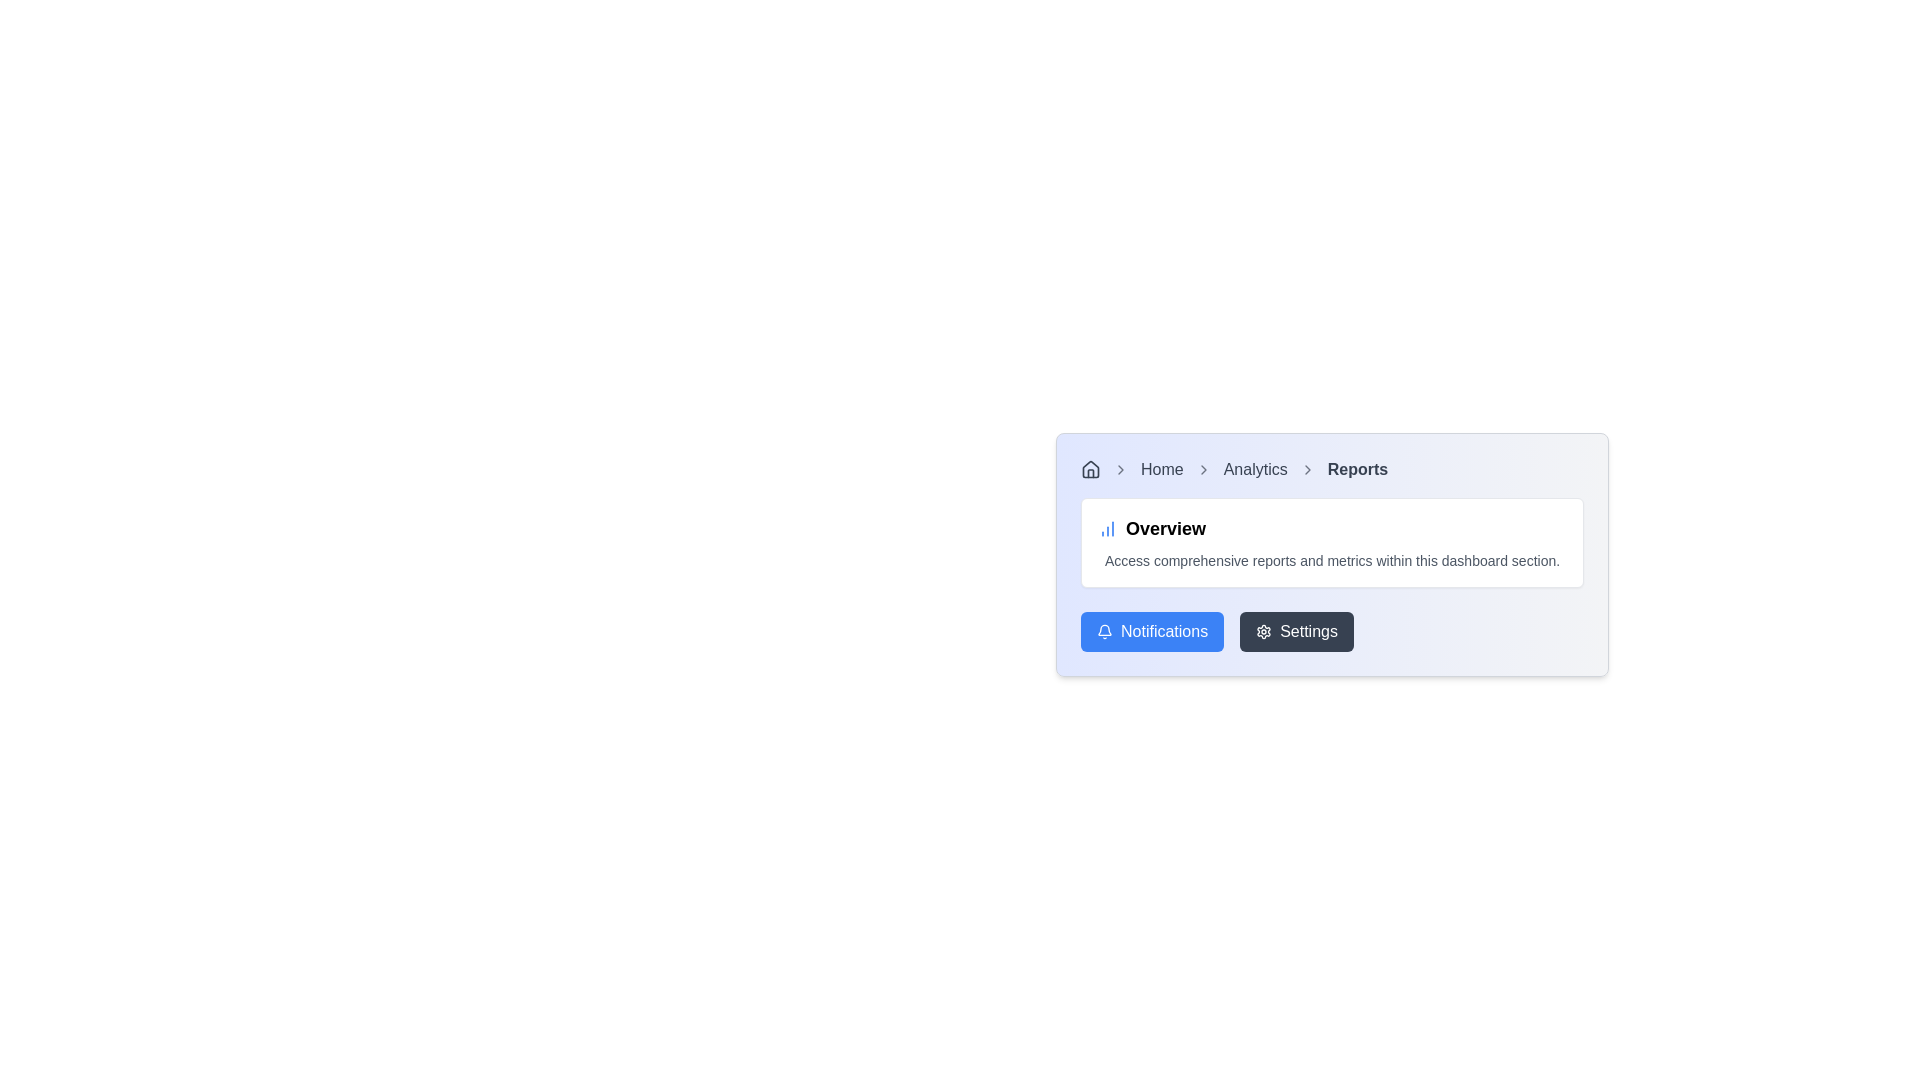  I want to click on the breadcrumb navigation Text label indicating the user's current position within the Analytics section of the site, so click(1254, 470).